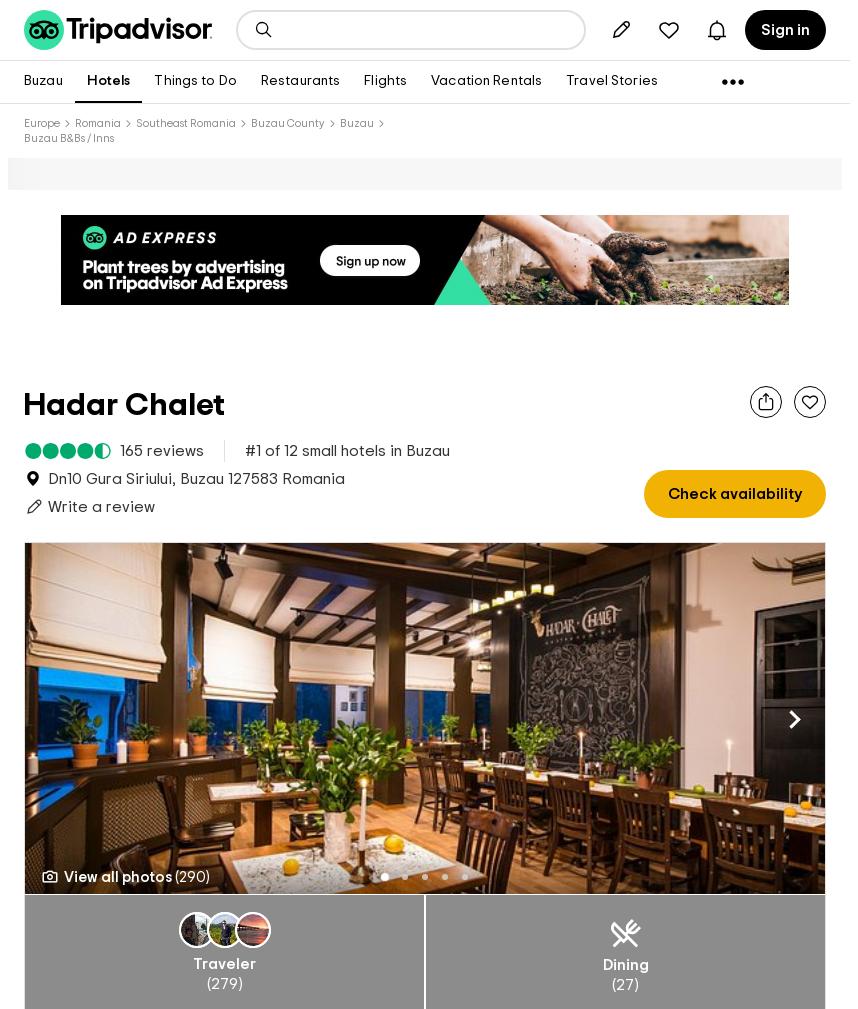 The width and height of the screenshot is (858, 1009). What do you see at coordinates (97, 122) in the screenshot?
I see `'Romania'` at bounding box center [97, 122].